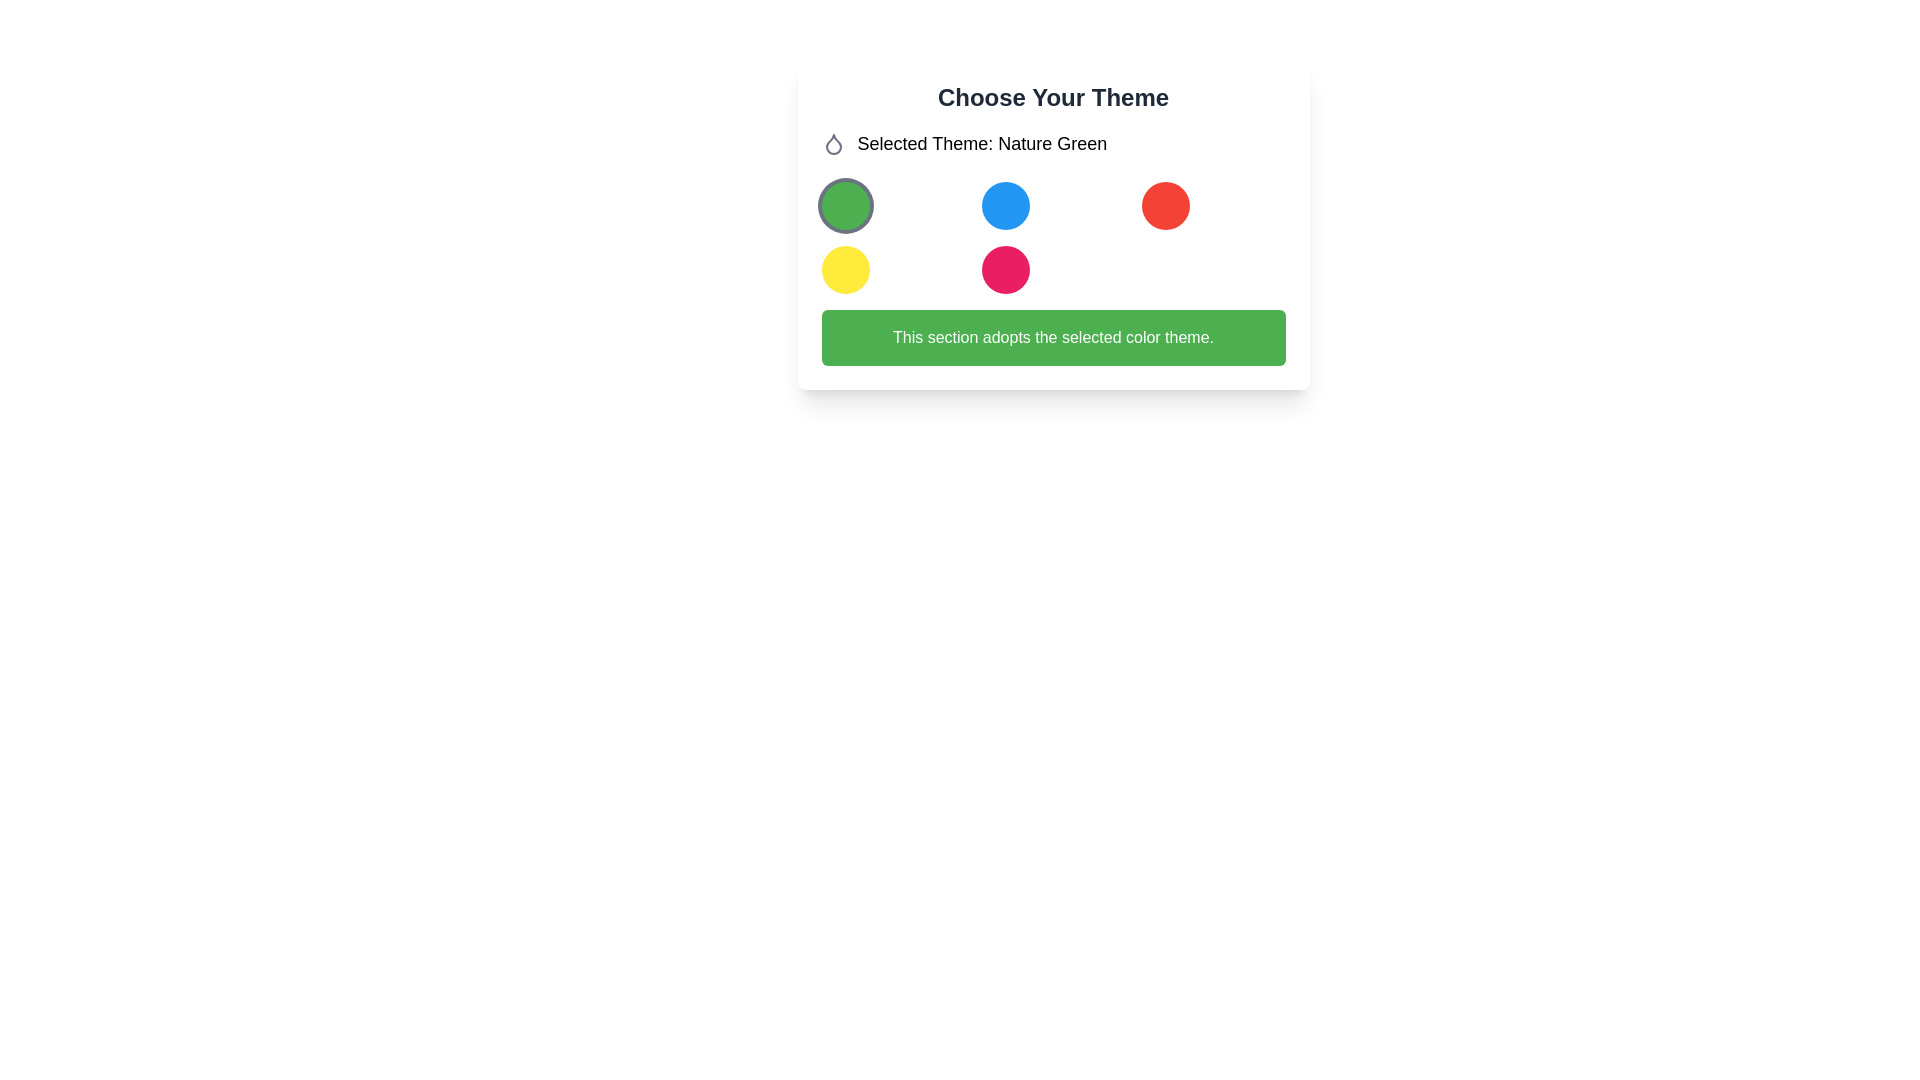 The width and height of the screenshot is (1920, 1080). What do you see at coordinates (1052, 97) in the screenshot?
I see `the Text Label that serves as a title or section heading for selecting a theme, located at the top of a white card layout` at bounding box center [1052, 97].